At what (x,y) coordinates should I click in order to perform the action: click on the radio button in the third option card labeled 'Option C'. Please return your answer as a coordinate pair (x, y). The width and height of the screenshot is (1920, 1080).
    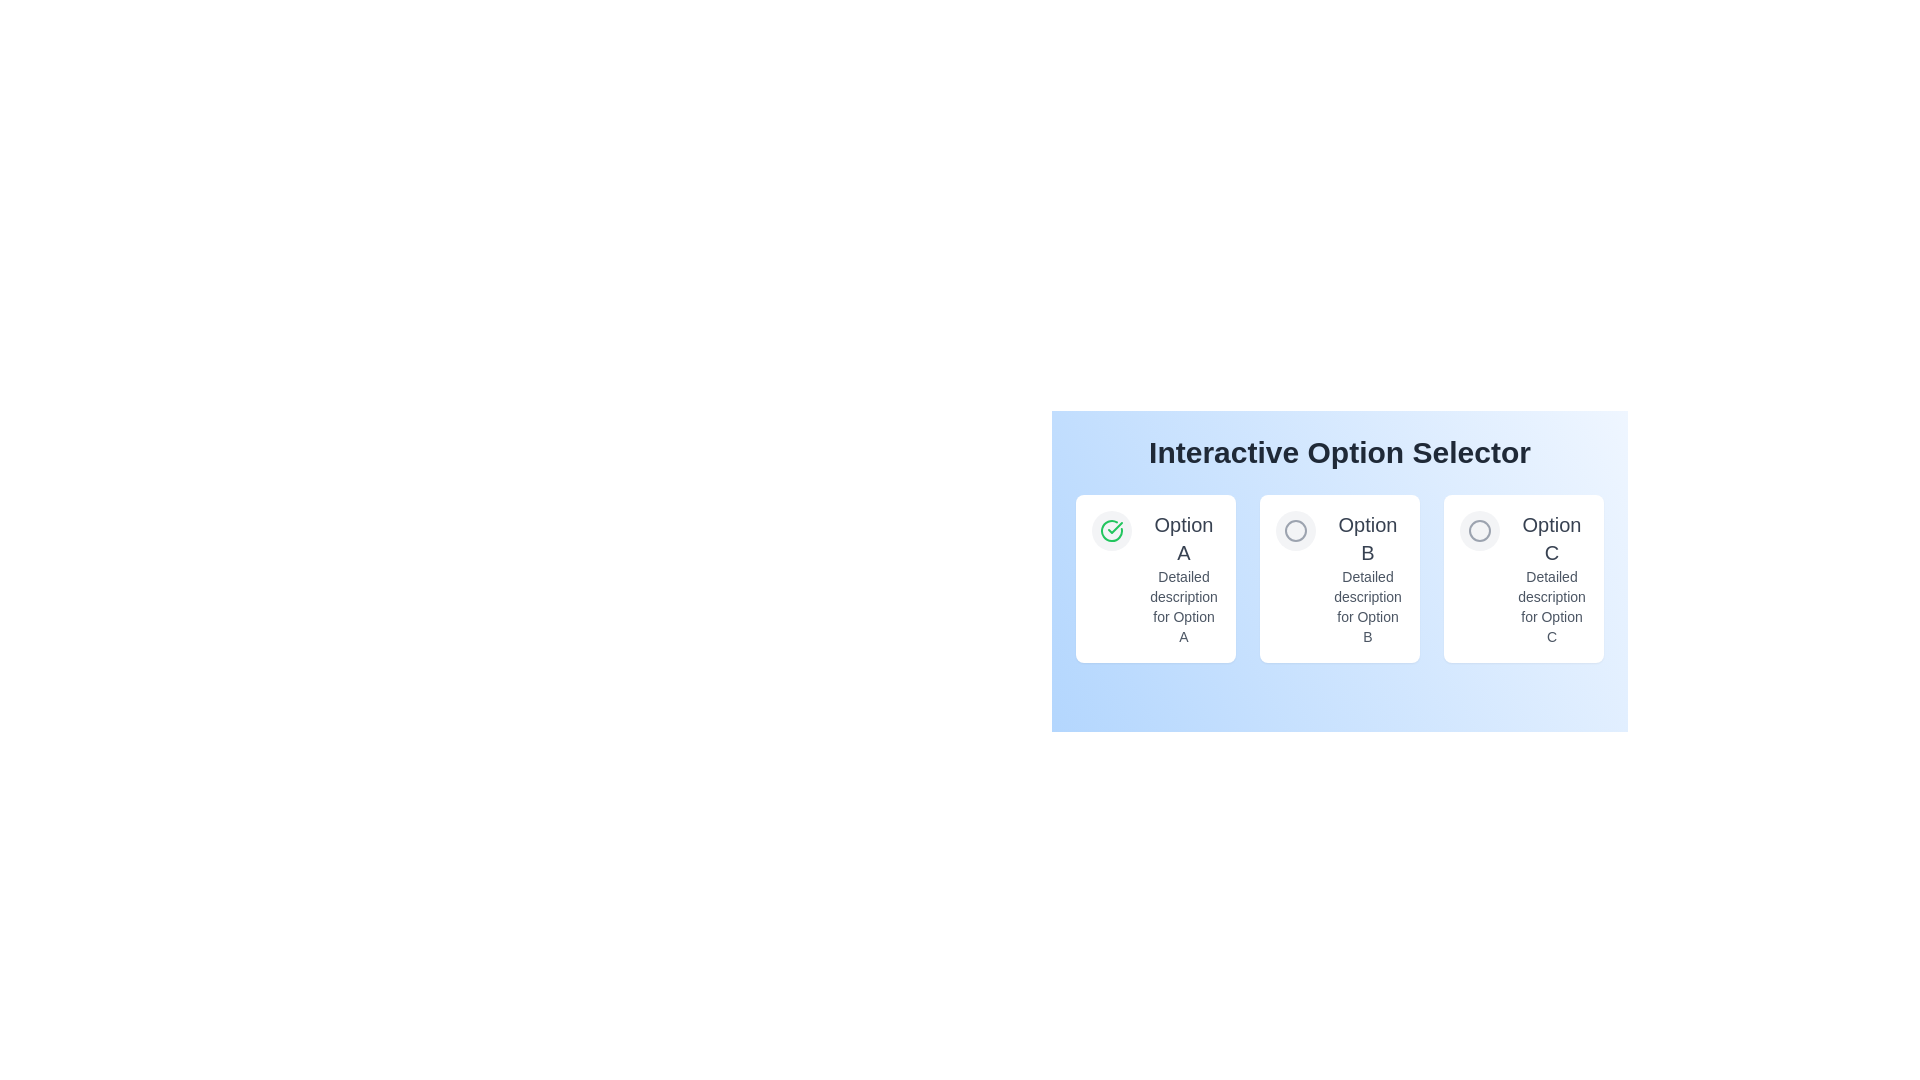
    Looking at the image, I should click on (1479, 530).